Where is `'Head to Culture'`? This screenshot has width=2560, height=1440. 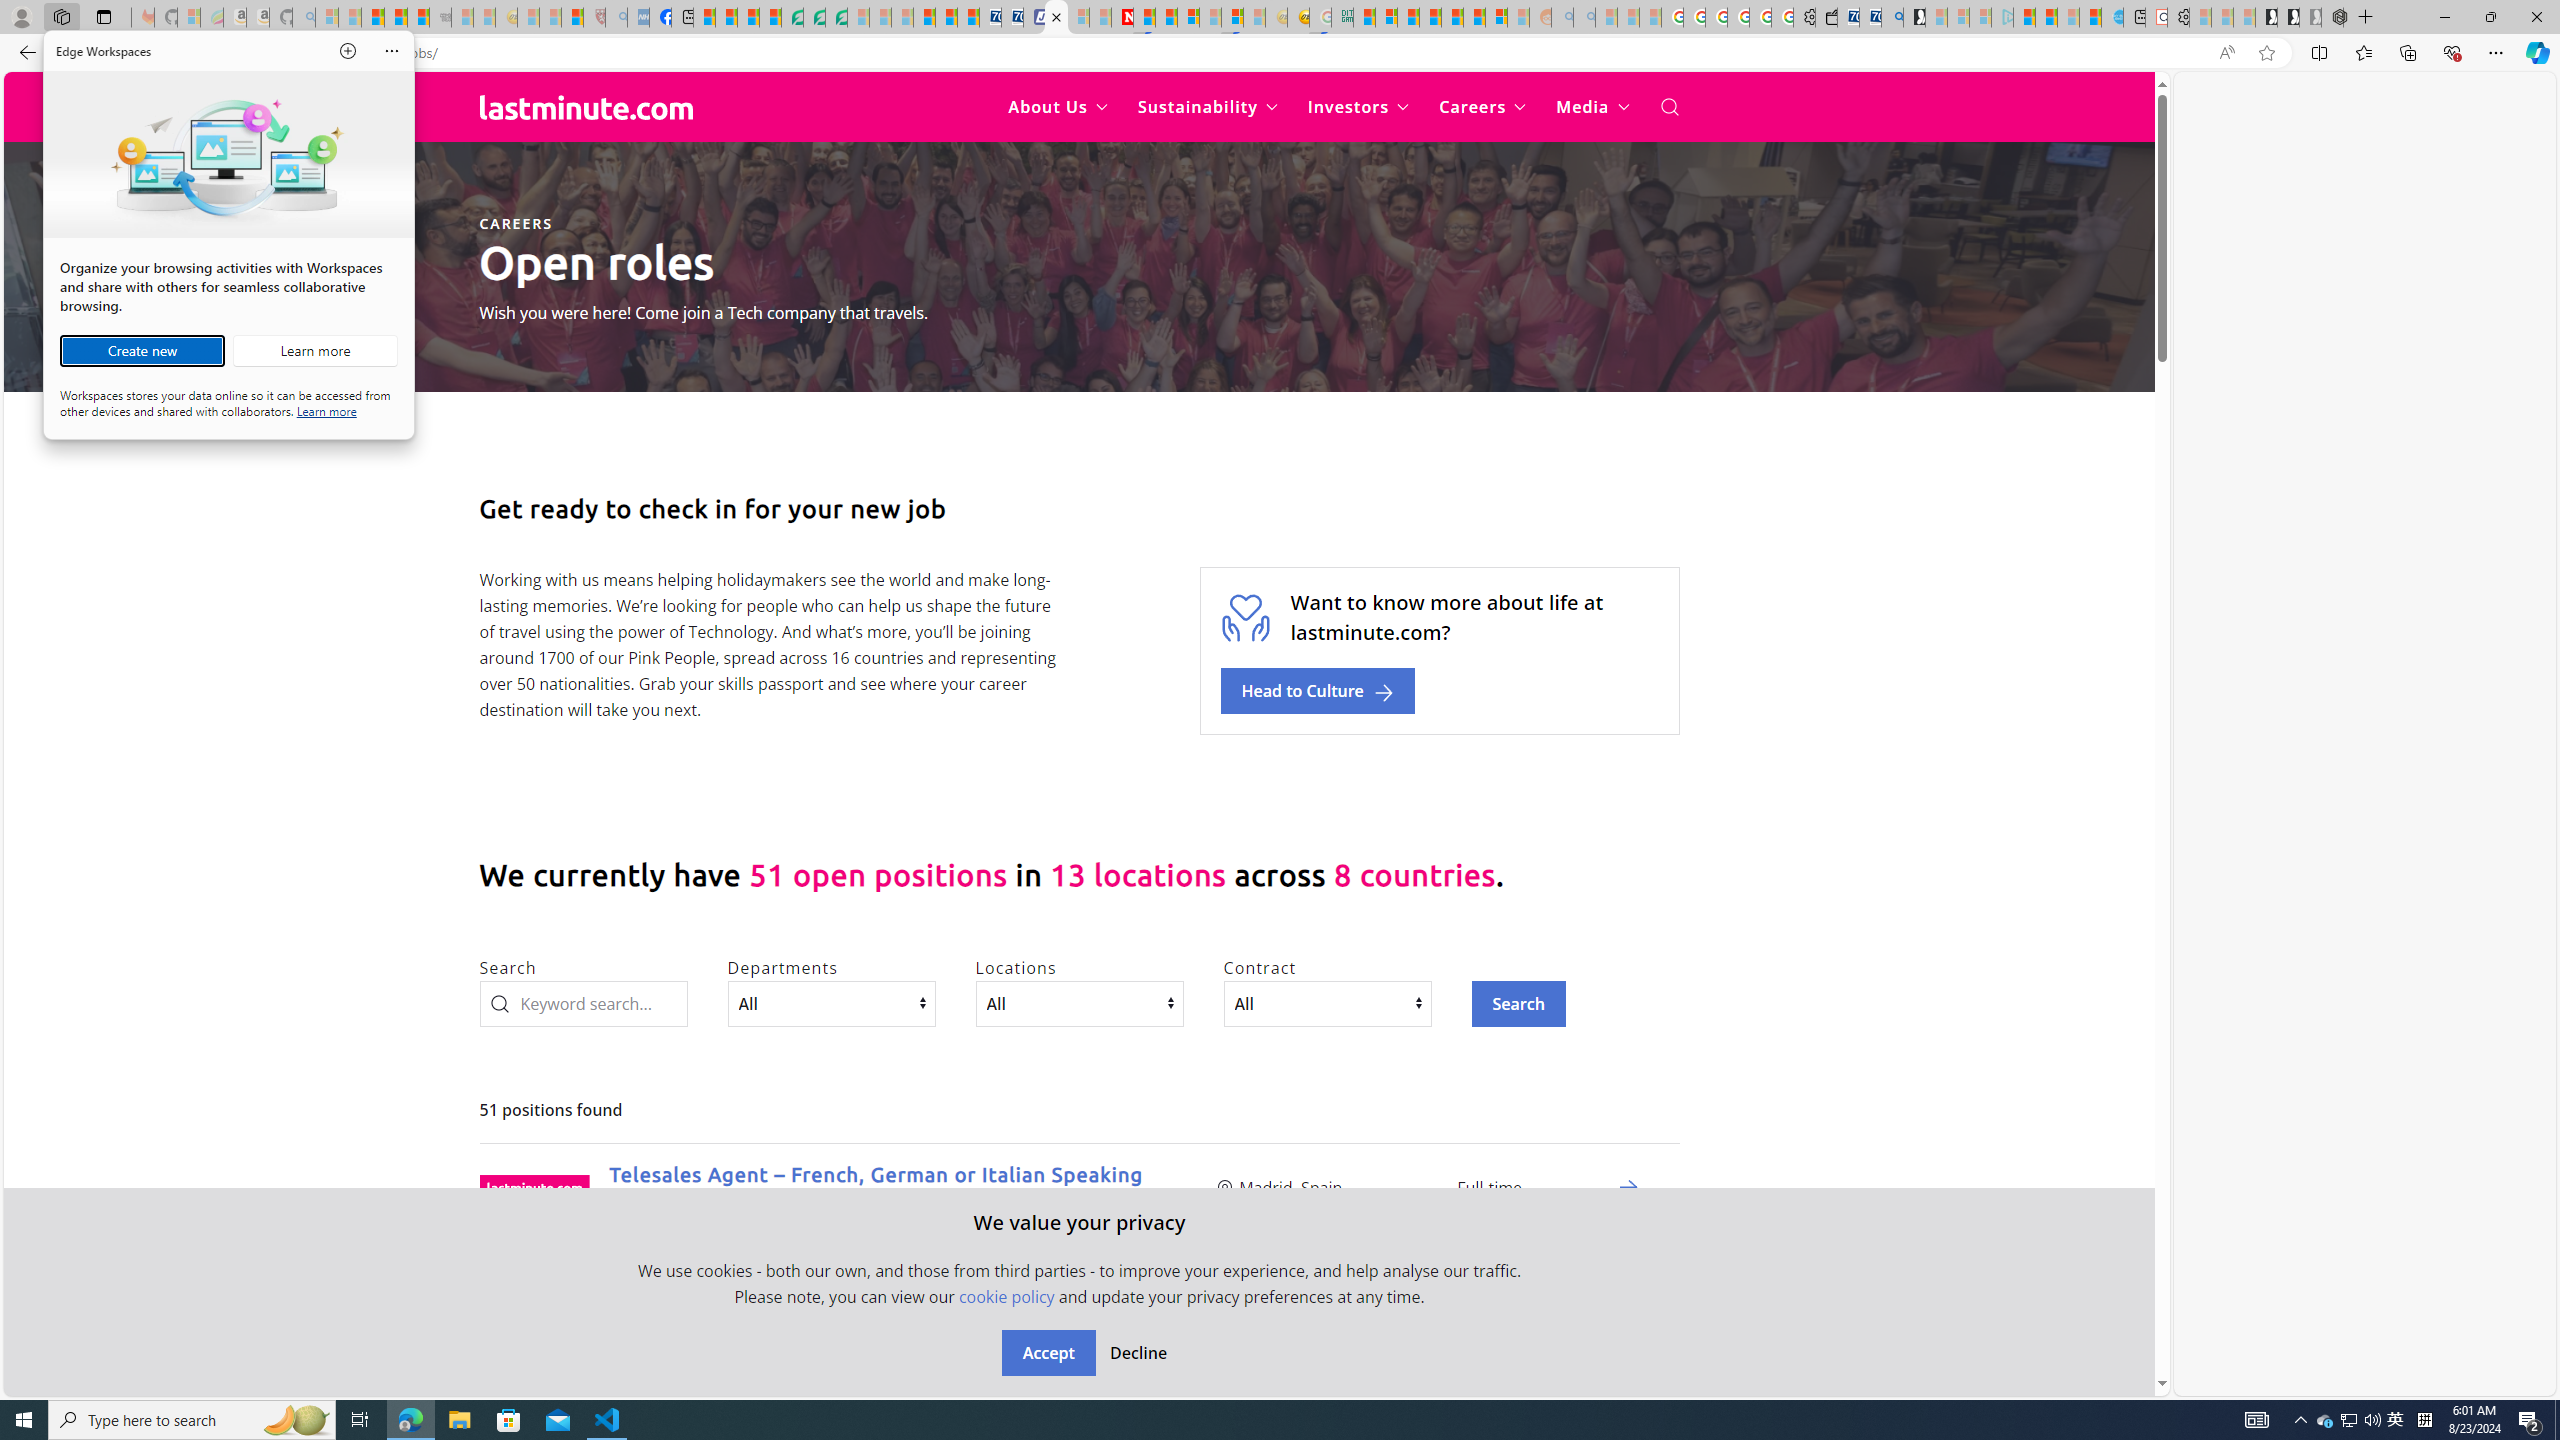 'Head to Culture' is located at coordinates (1317, 690).